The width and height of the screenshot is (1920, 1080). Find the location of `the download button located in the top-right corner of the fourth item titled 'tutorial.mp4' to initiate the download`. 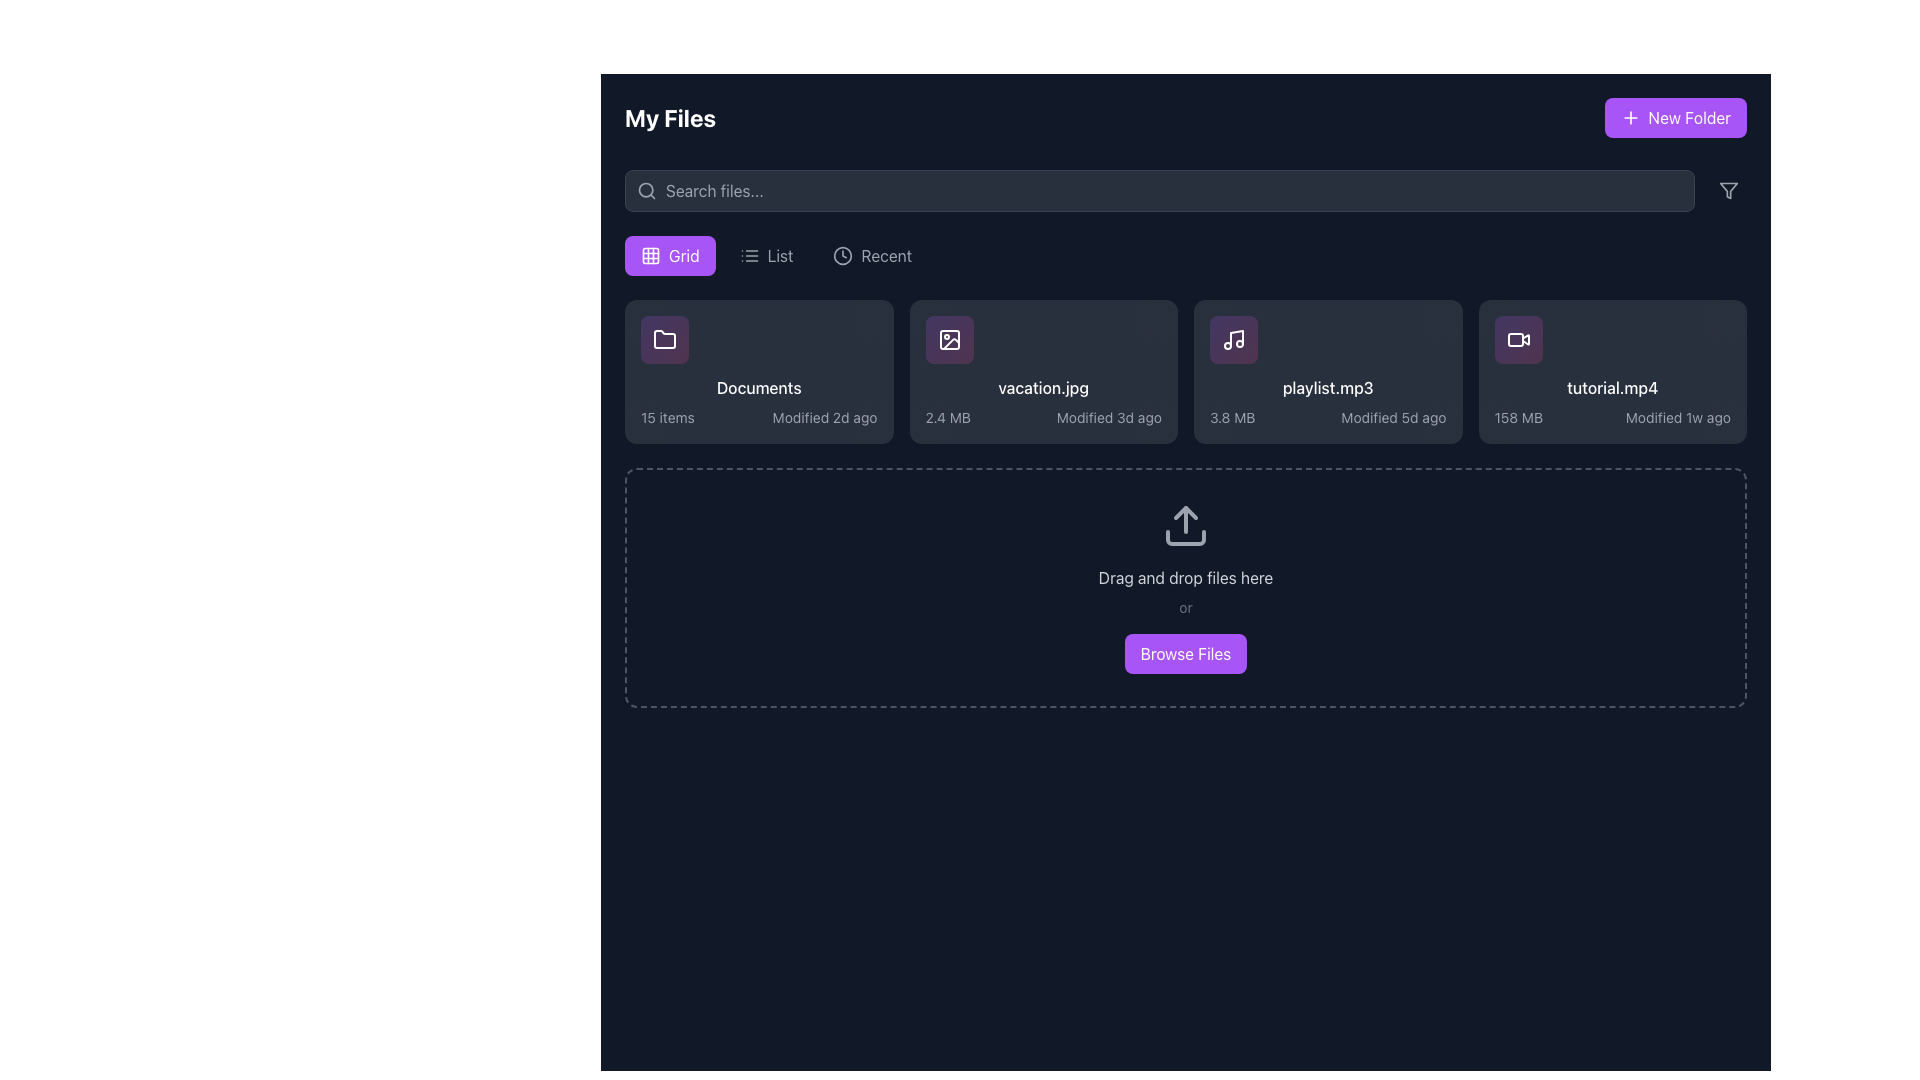

the download button located in the top-right corner of the fourth item titled 'tutorial.mp4' to initiate the download is located at coordinates (1563, 371).